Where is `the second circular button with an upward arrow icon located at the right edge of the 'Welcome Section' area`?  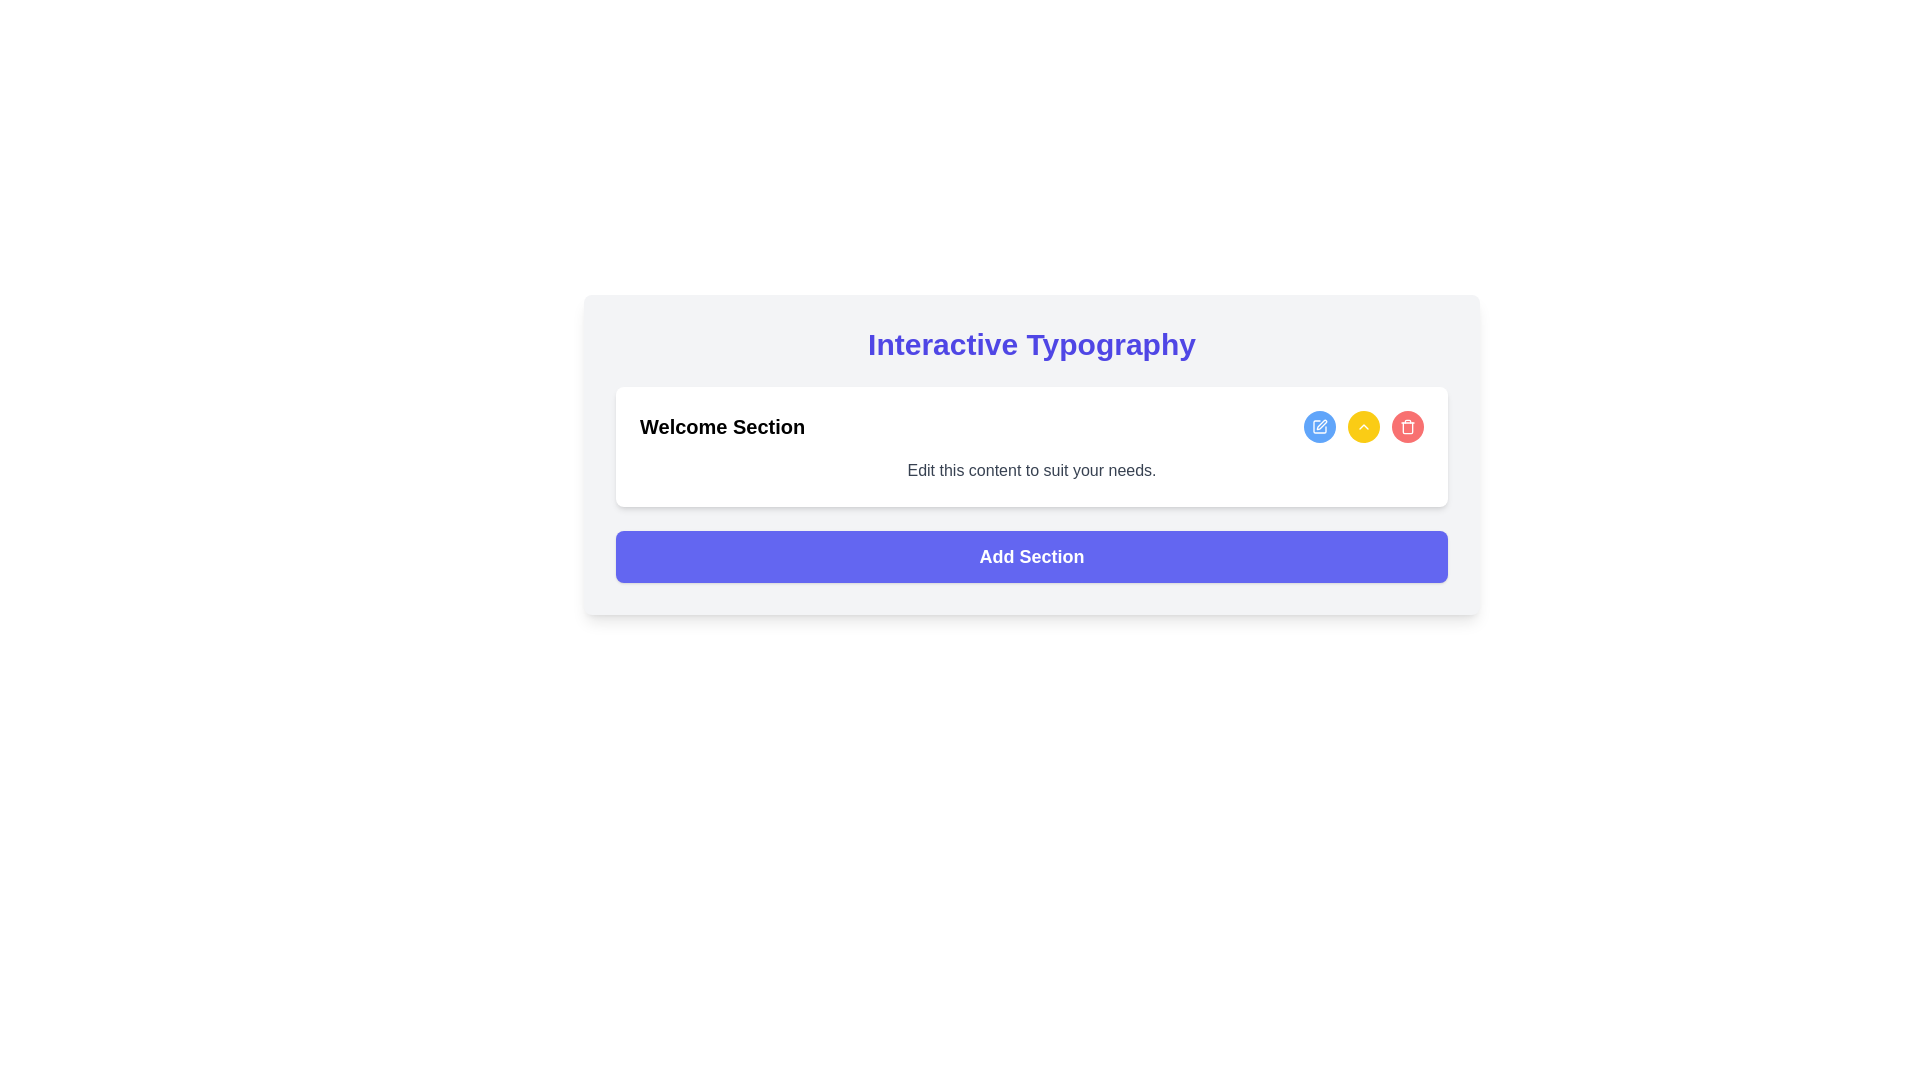
the second circular button with an upward arrow icon located at the right edge of the 'Welcome Section' area is located at coordinates (1362, 426).